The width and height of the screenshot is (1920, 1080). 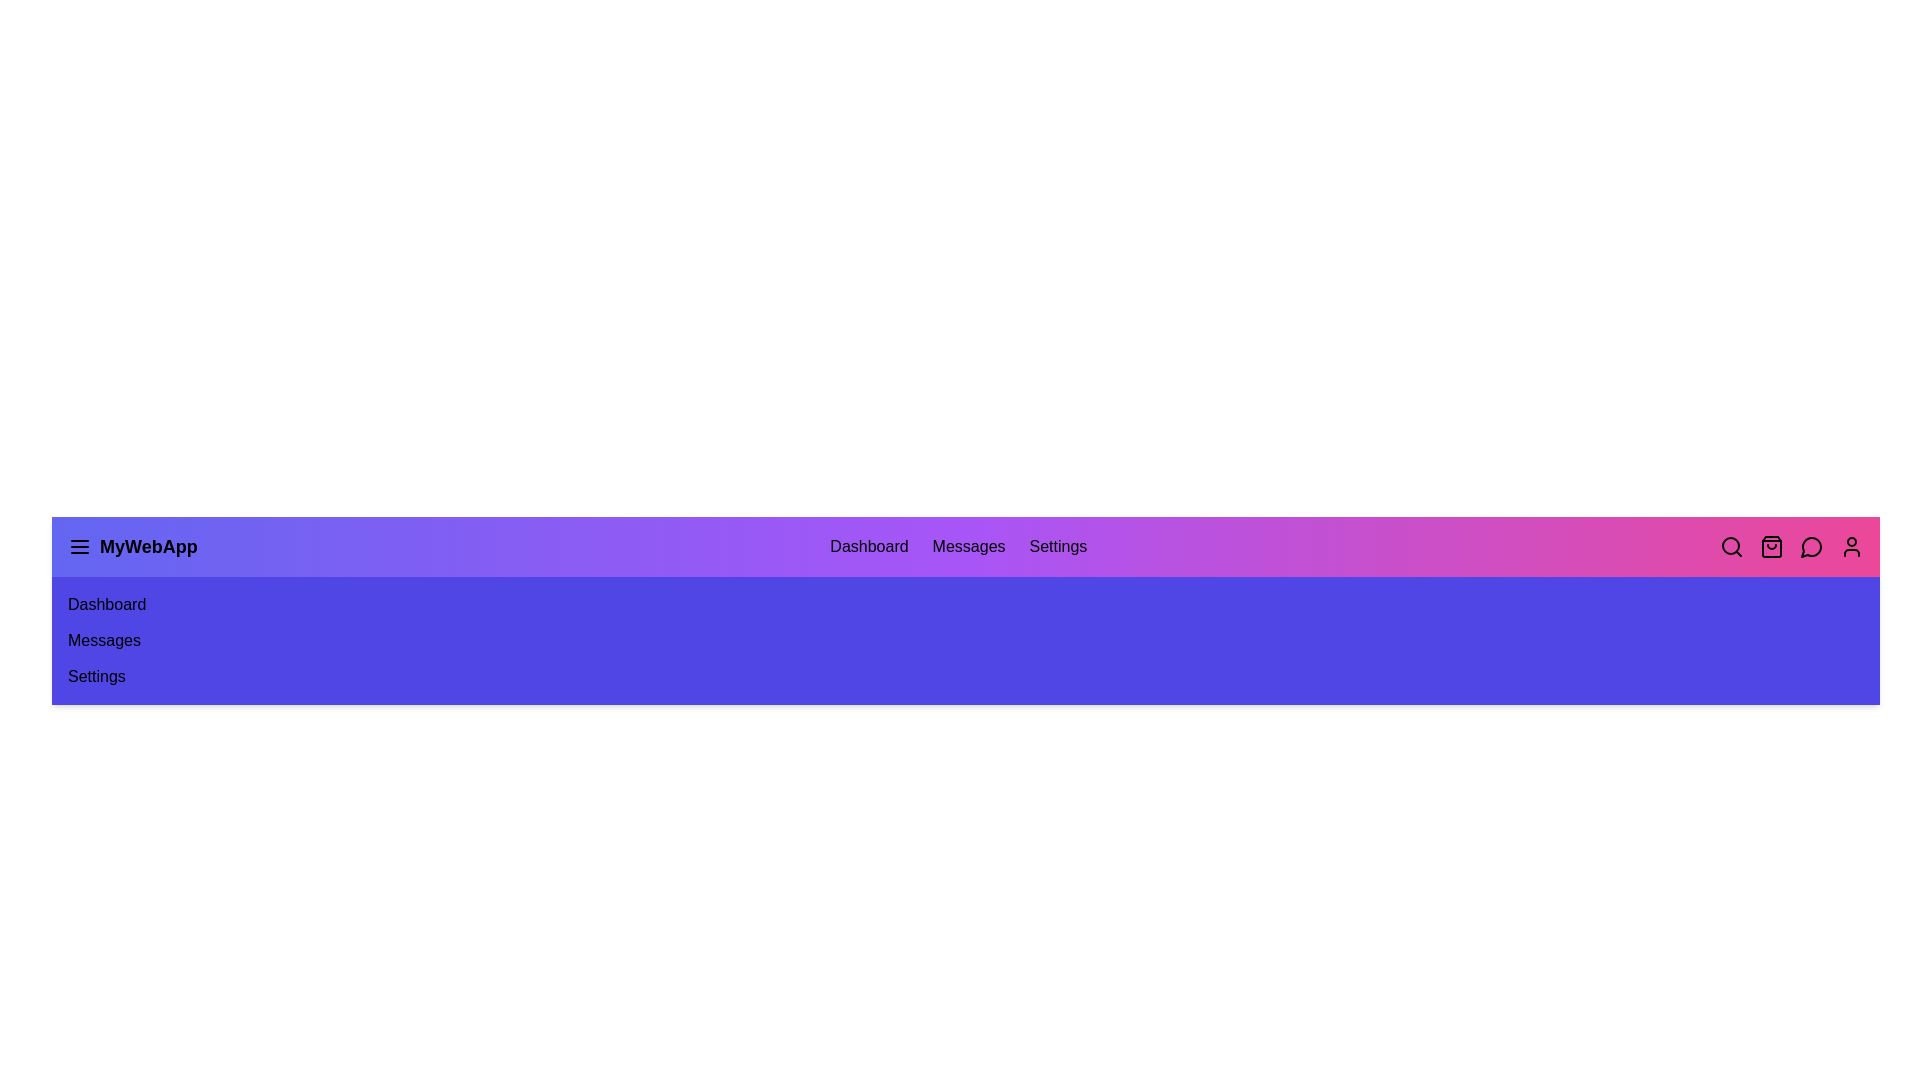 I want to click on the navigation item Messages from the app bar, so click(x=969, y=547).